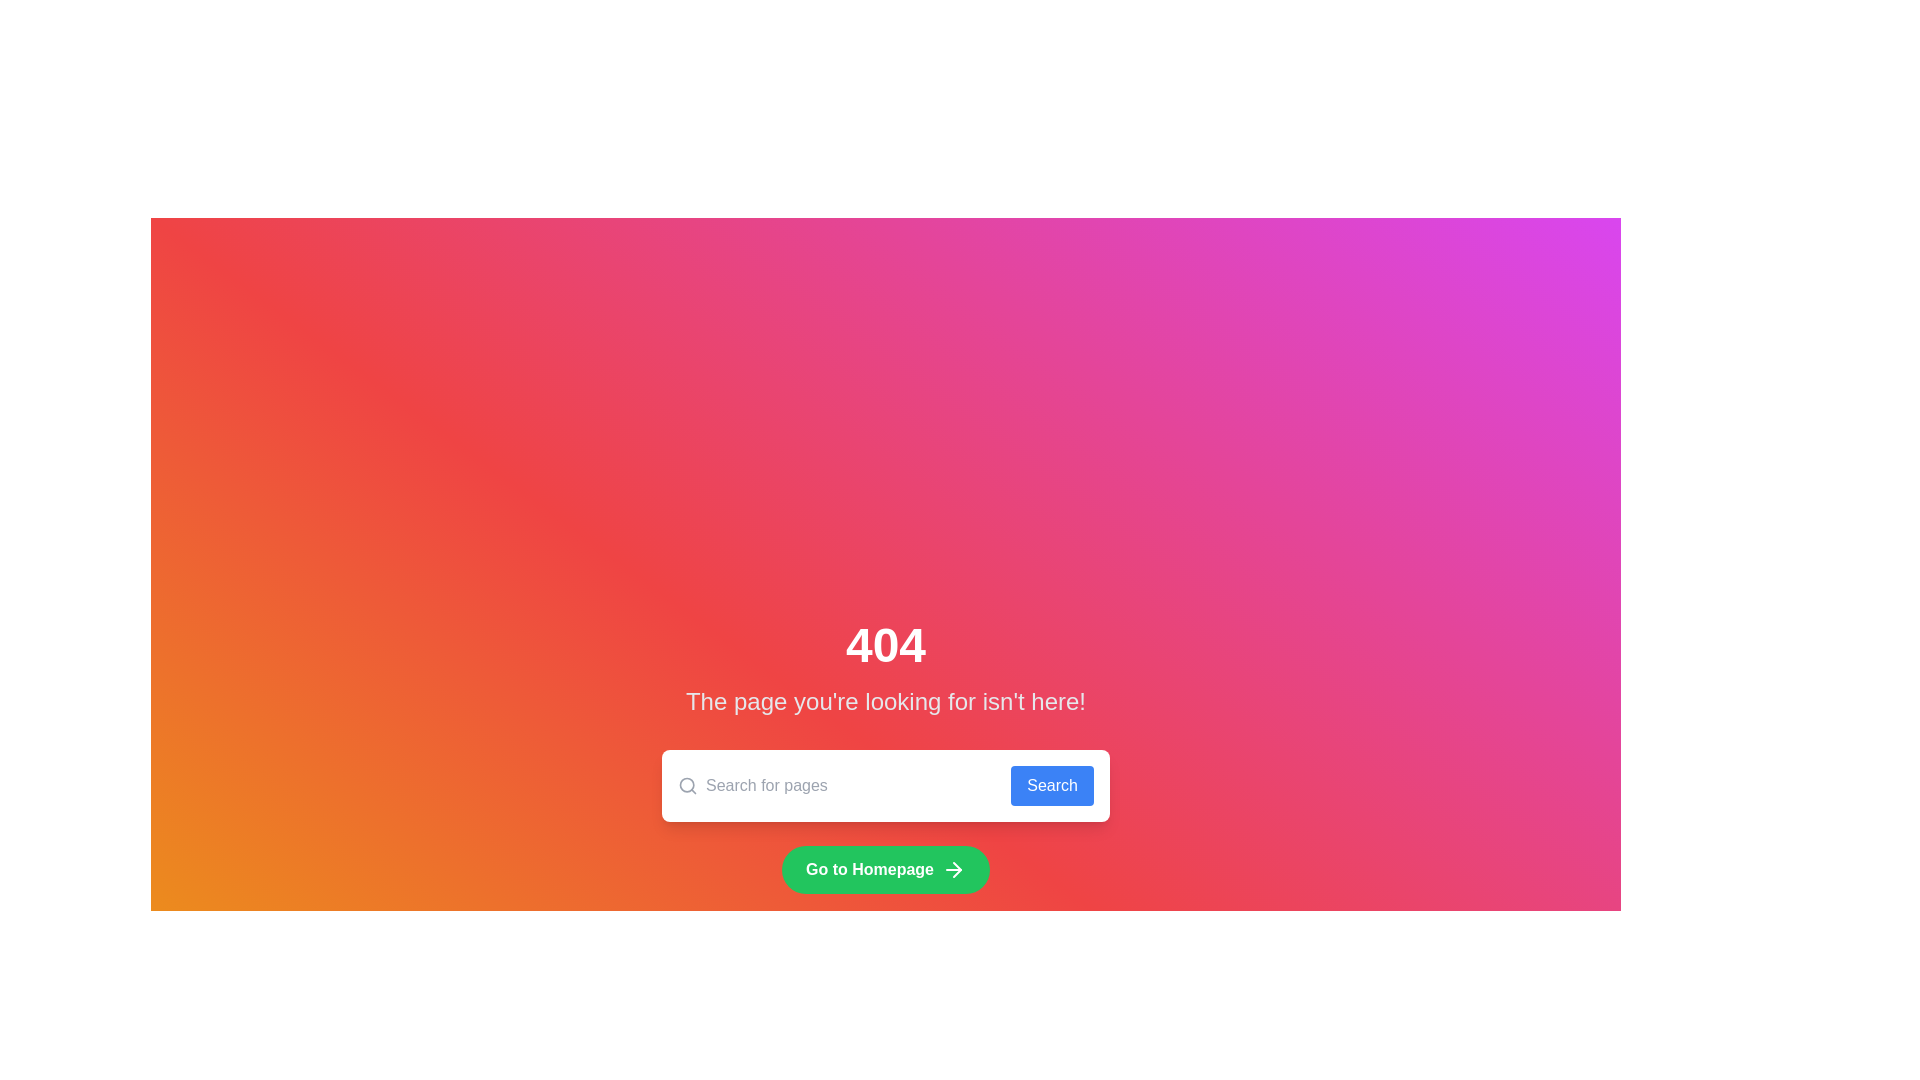 The width and height of the screenshot is (1920, 1080). What do you see at coordinates (885, 869) in the screenshot?
I see `the 'Go to Homepage' button, which is a rectangular button with rounded corners, a green background, and white bold text, located below the 'Search' bar` at bounding box center [885, 869].